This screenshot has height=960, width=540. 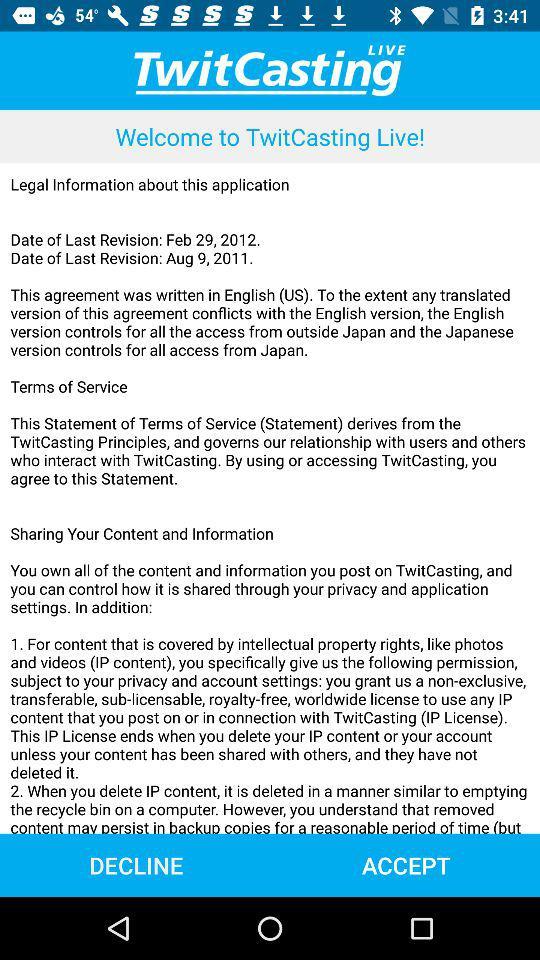 I want to click on icon below legal information about icon, so click(x=135, y=864).